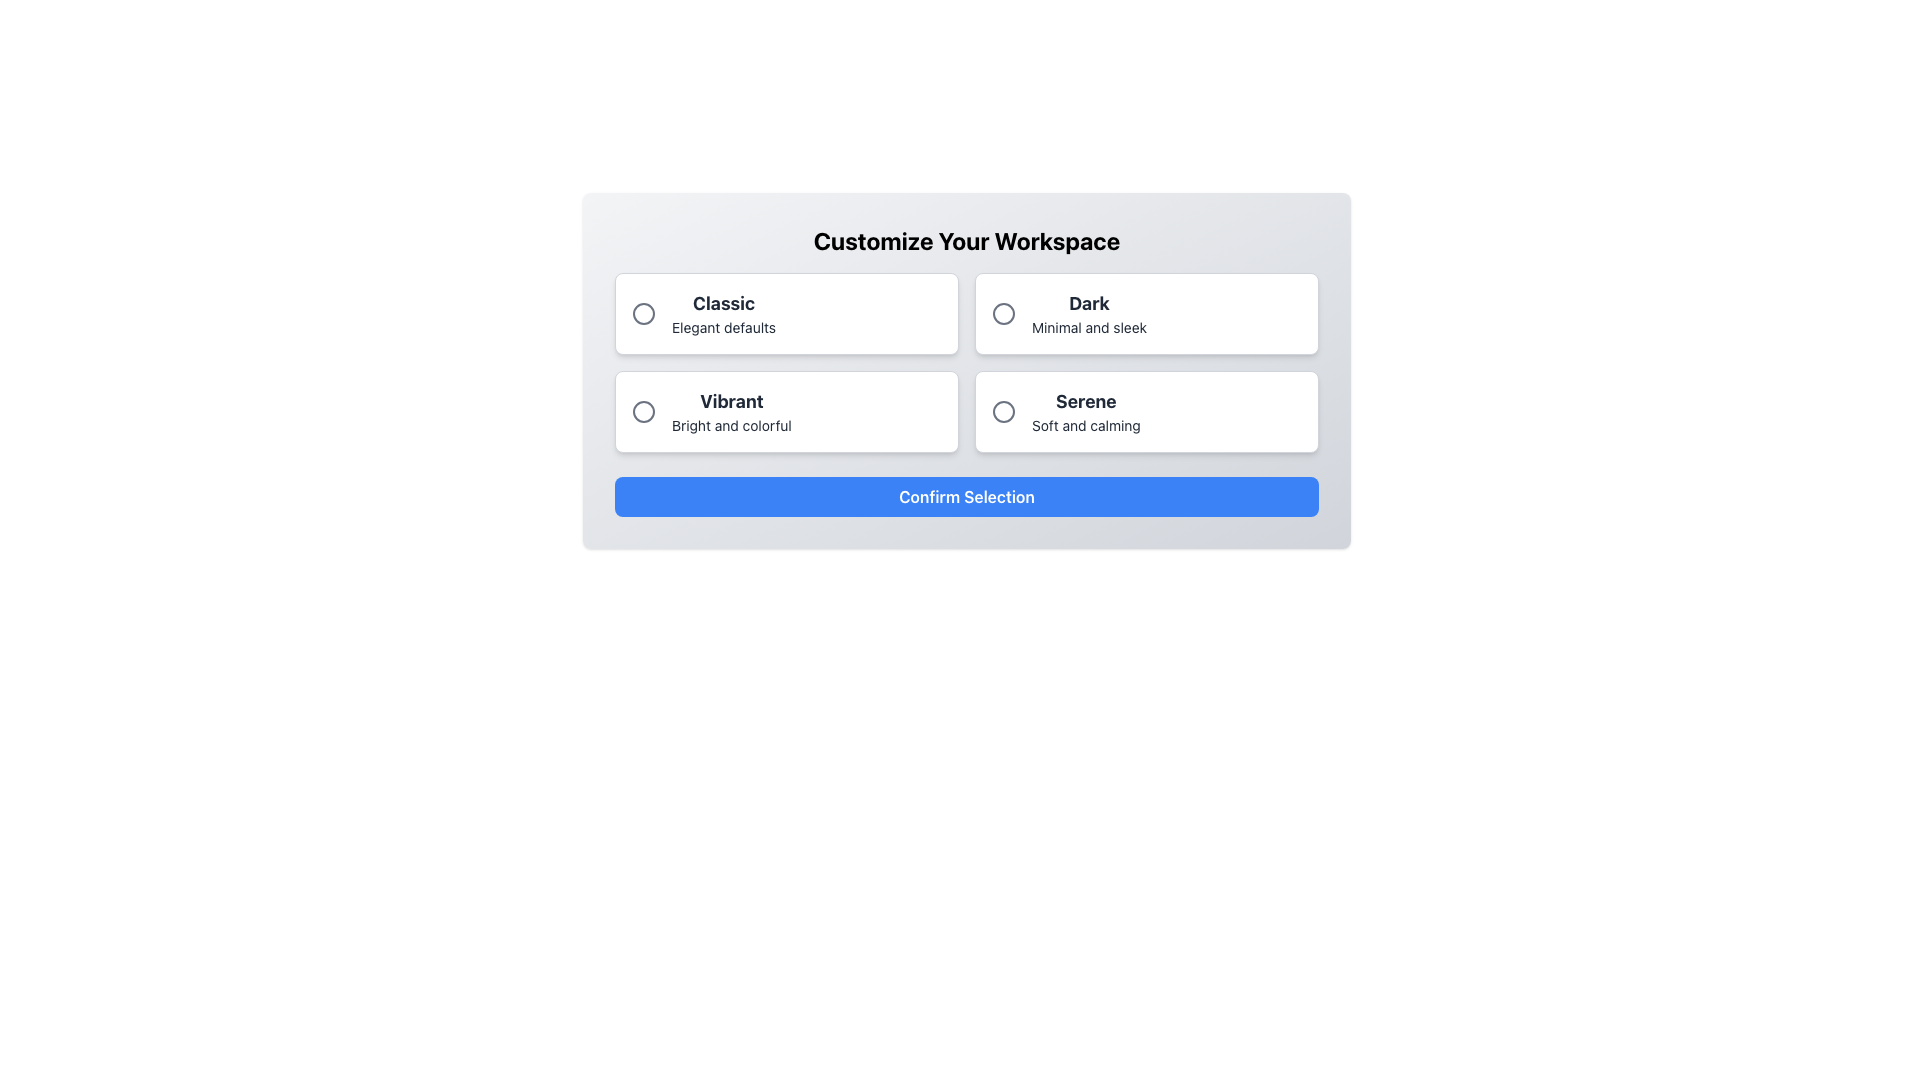  What do you see at coordinates (786, 411) in the screenshot?
I see `the 'Vibrant' workspace theme selectable card located in the second row of the grid layout, in the left column, beneath the 'Classic' card` at bounding box center [786, 411].